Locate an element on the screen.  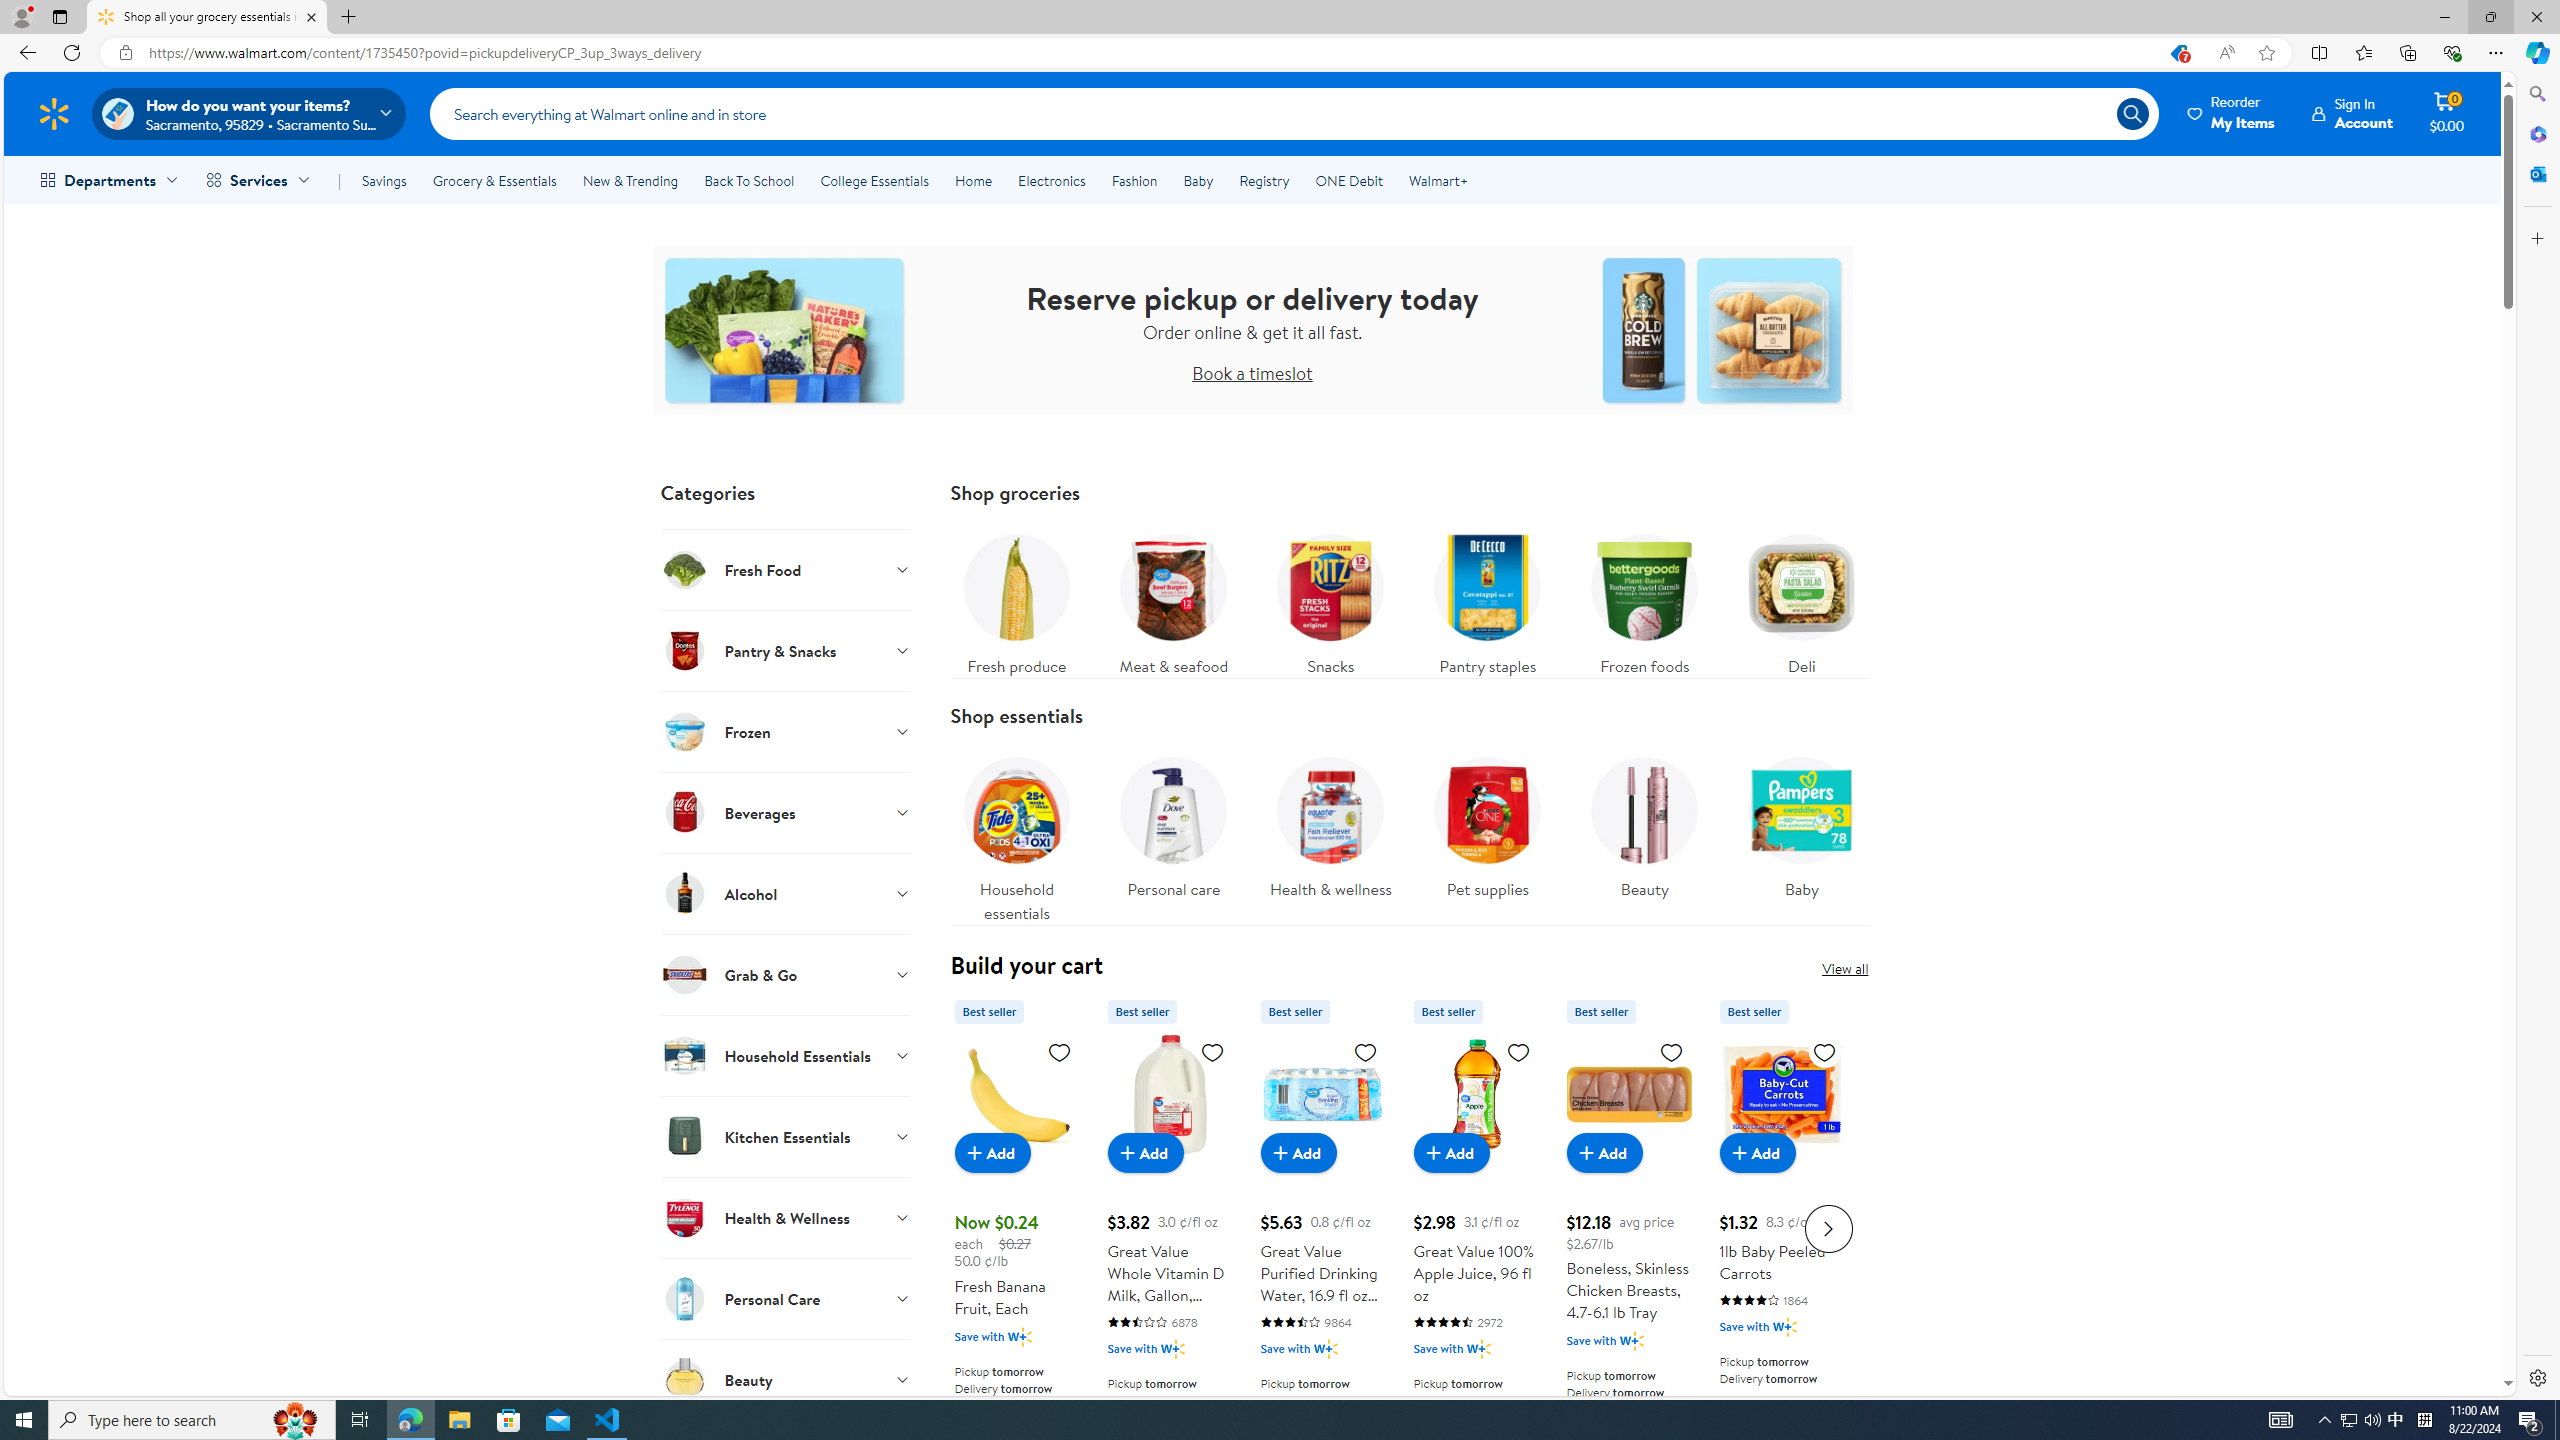
'Add to cart - Fresh Banana Fruit, Each' is located at coordinates (992, 1152).